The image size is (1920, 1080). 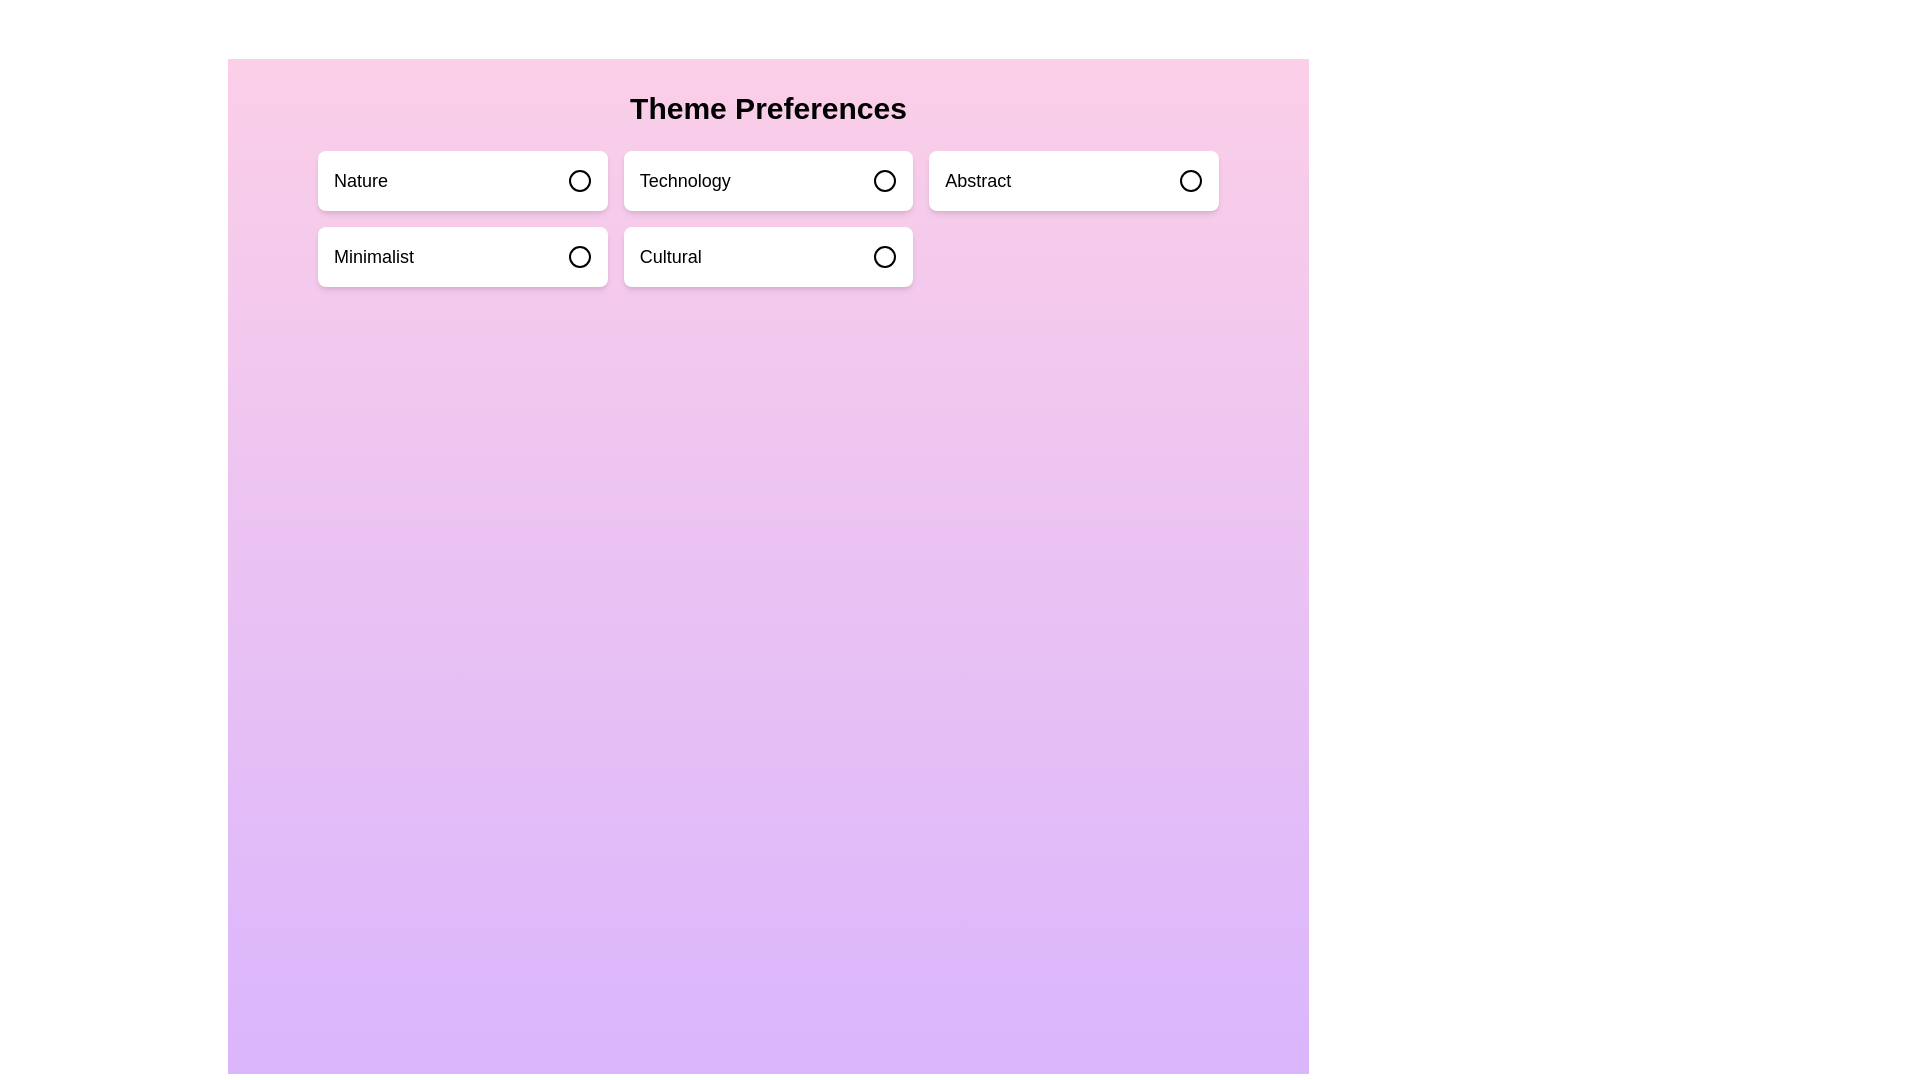 What do you see at coordinates (767, 181) in the screenshot?
I see `the theme box labeled Technology` at bounding box center [767, 181].